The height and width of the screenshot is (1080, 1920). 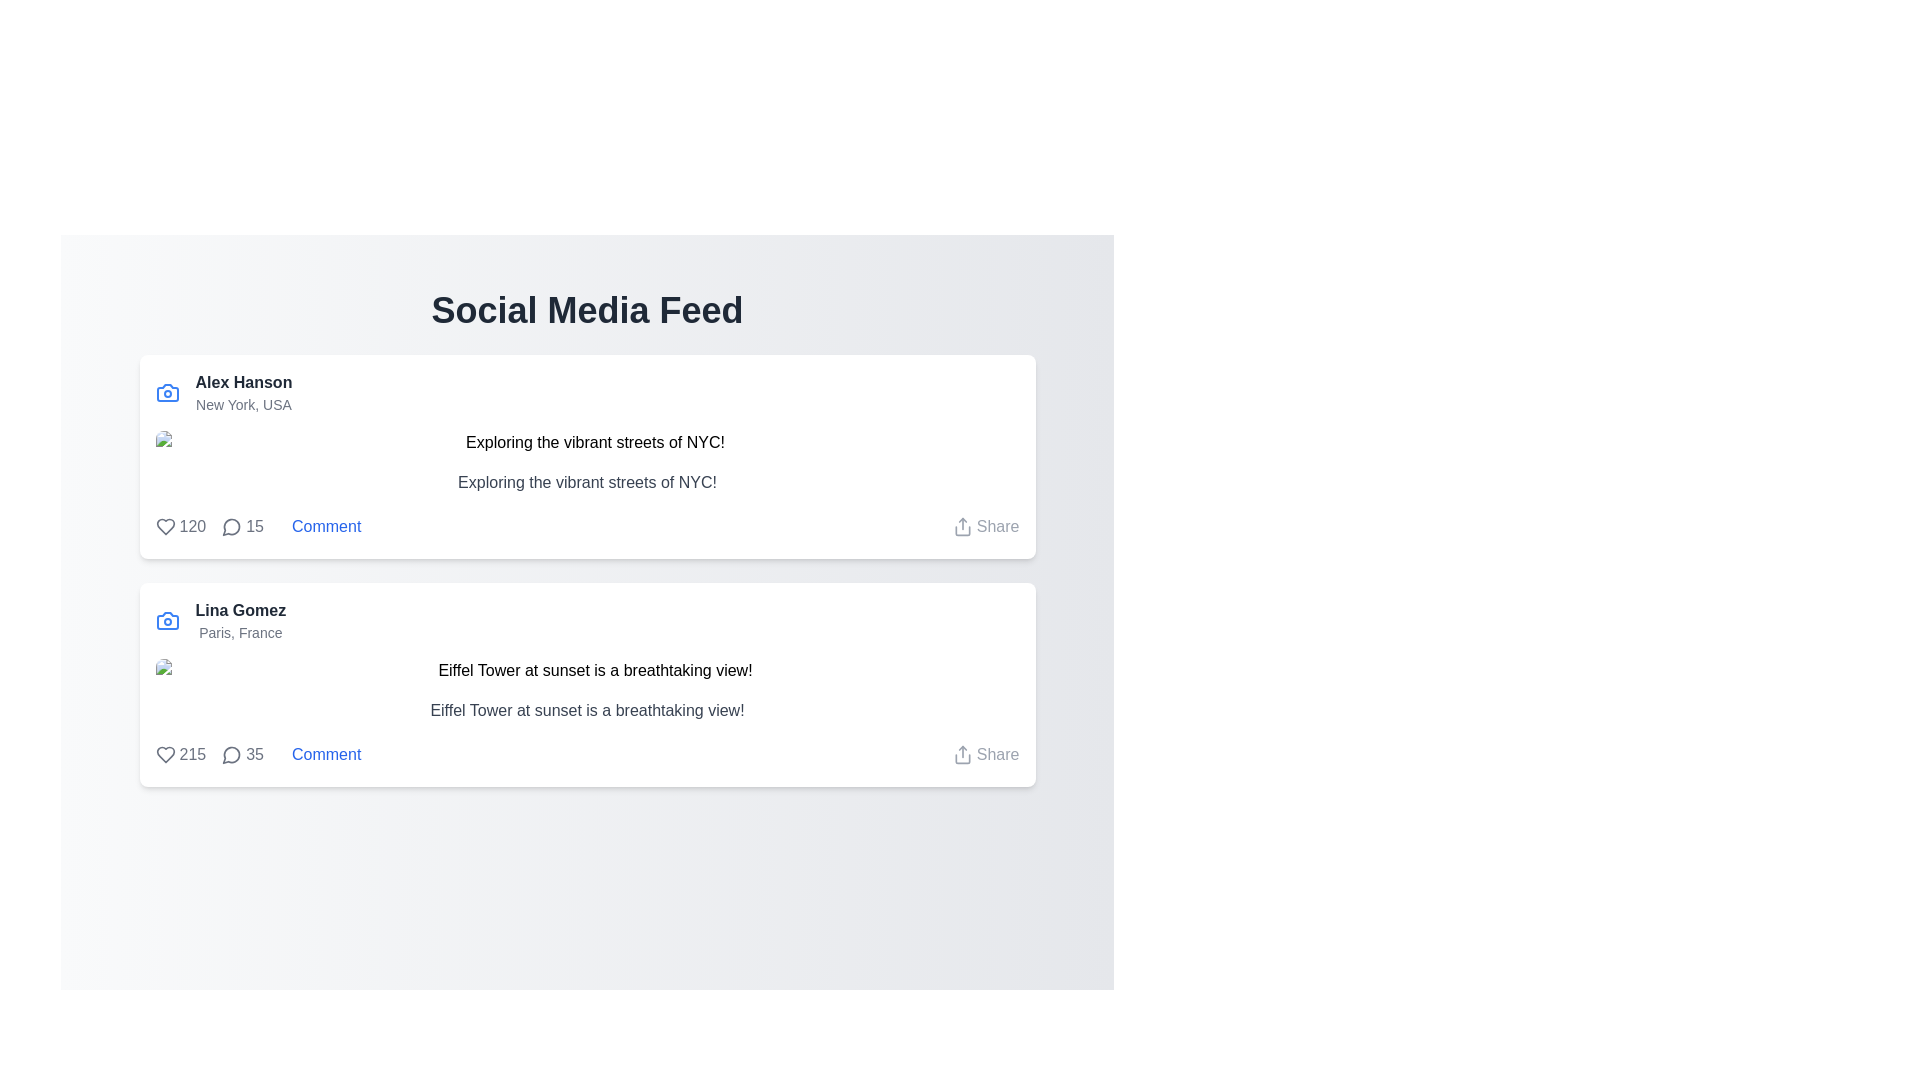 What do you see at coordinates (243, 393) in the screenshot?
I see `text from the user's identification label located at the top-left portion of the user content card in the 'Social Media Feed' page, adjacent to the camera icon on its left` at bounding box center [243, 393].